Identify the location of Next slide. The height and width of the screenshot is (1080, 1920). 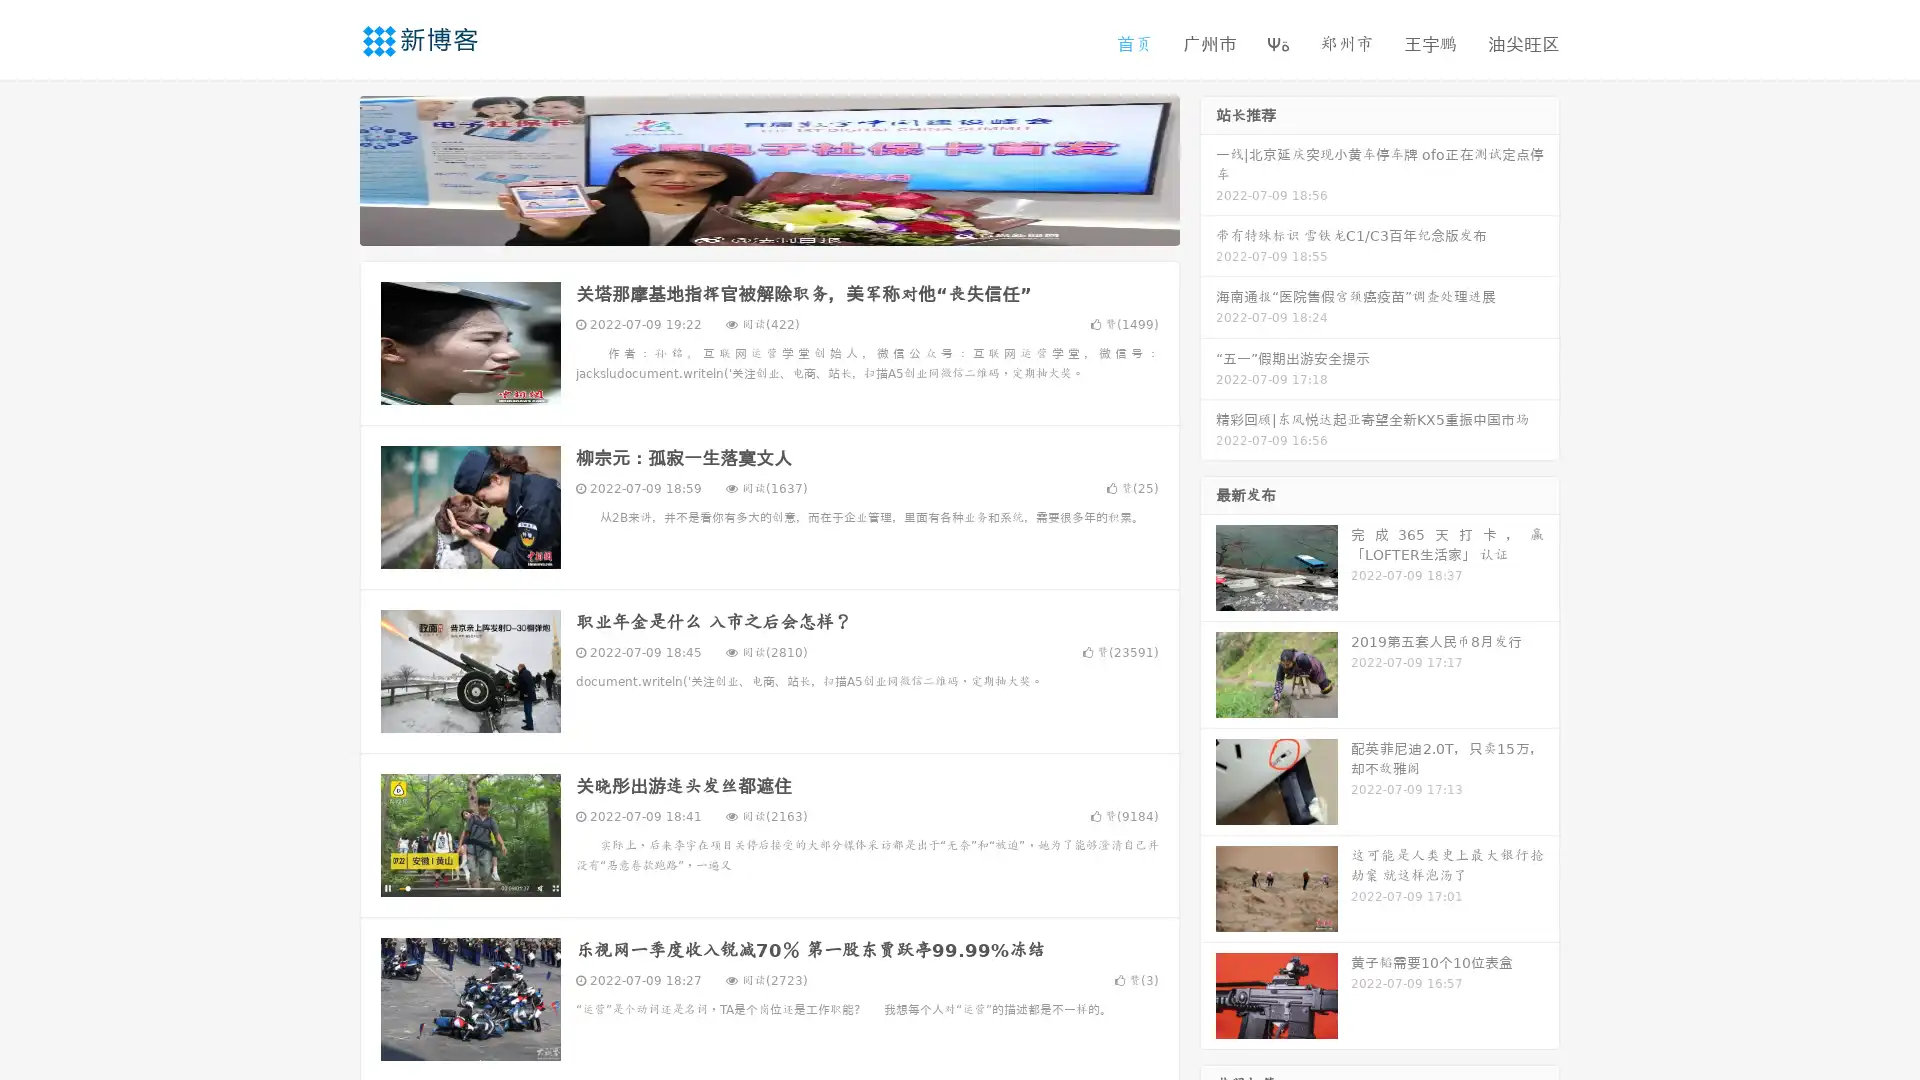
(1208, 168).